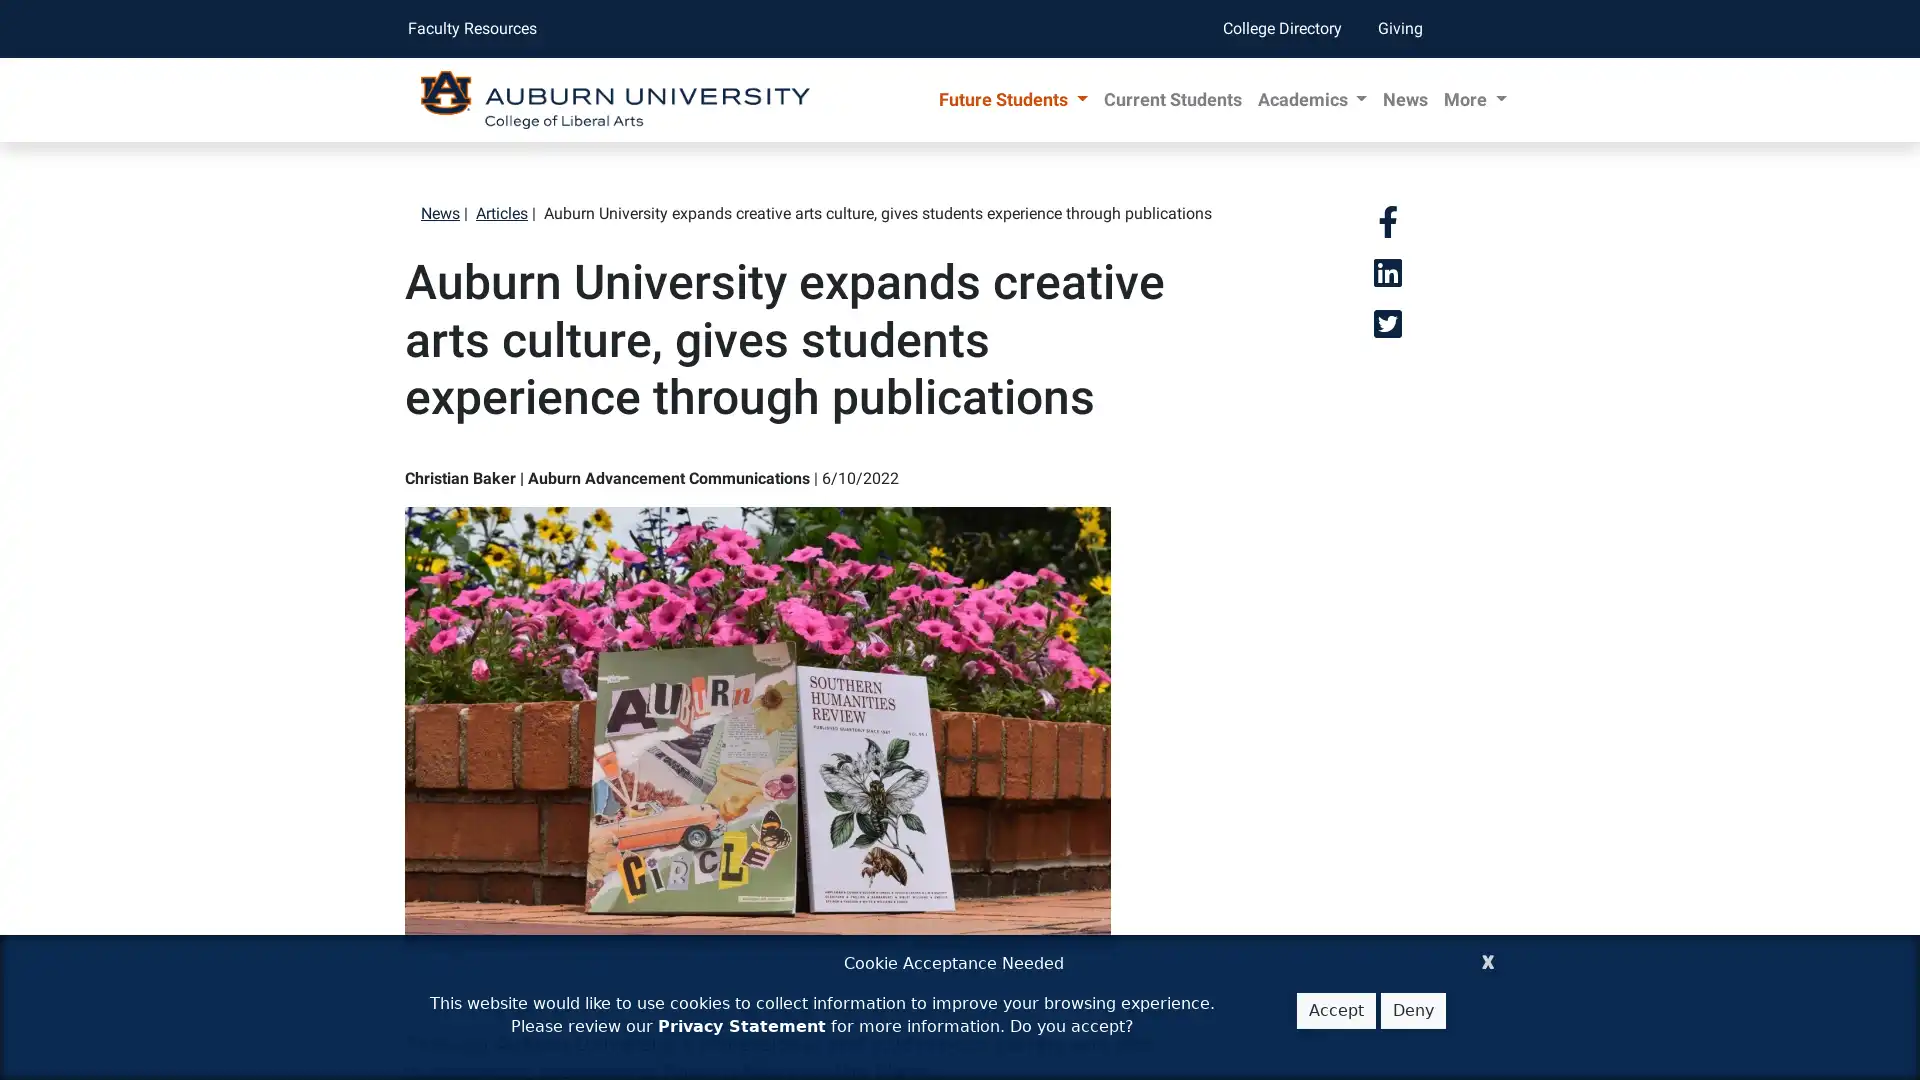  What do you see at coordinates (1488, 958) in the screenshot?
I see `Close Cookie Acceptance` at bounding box center [1488, 958].